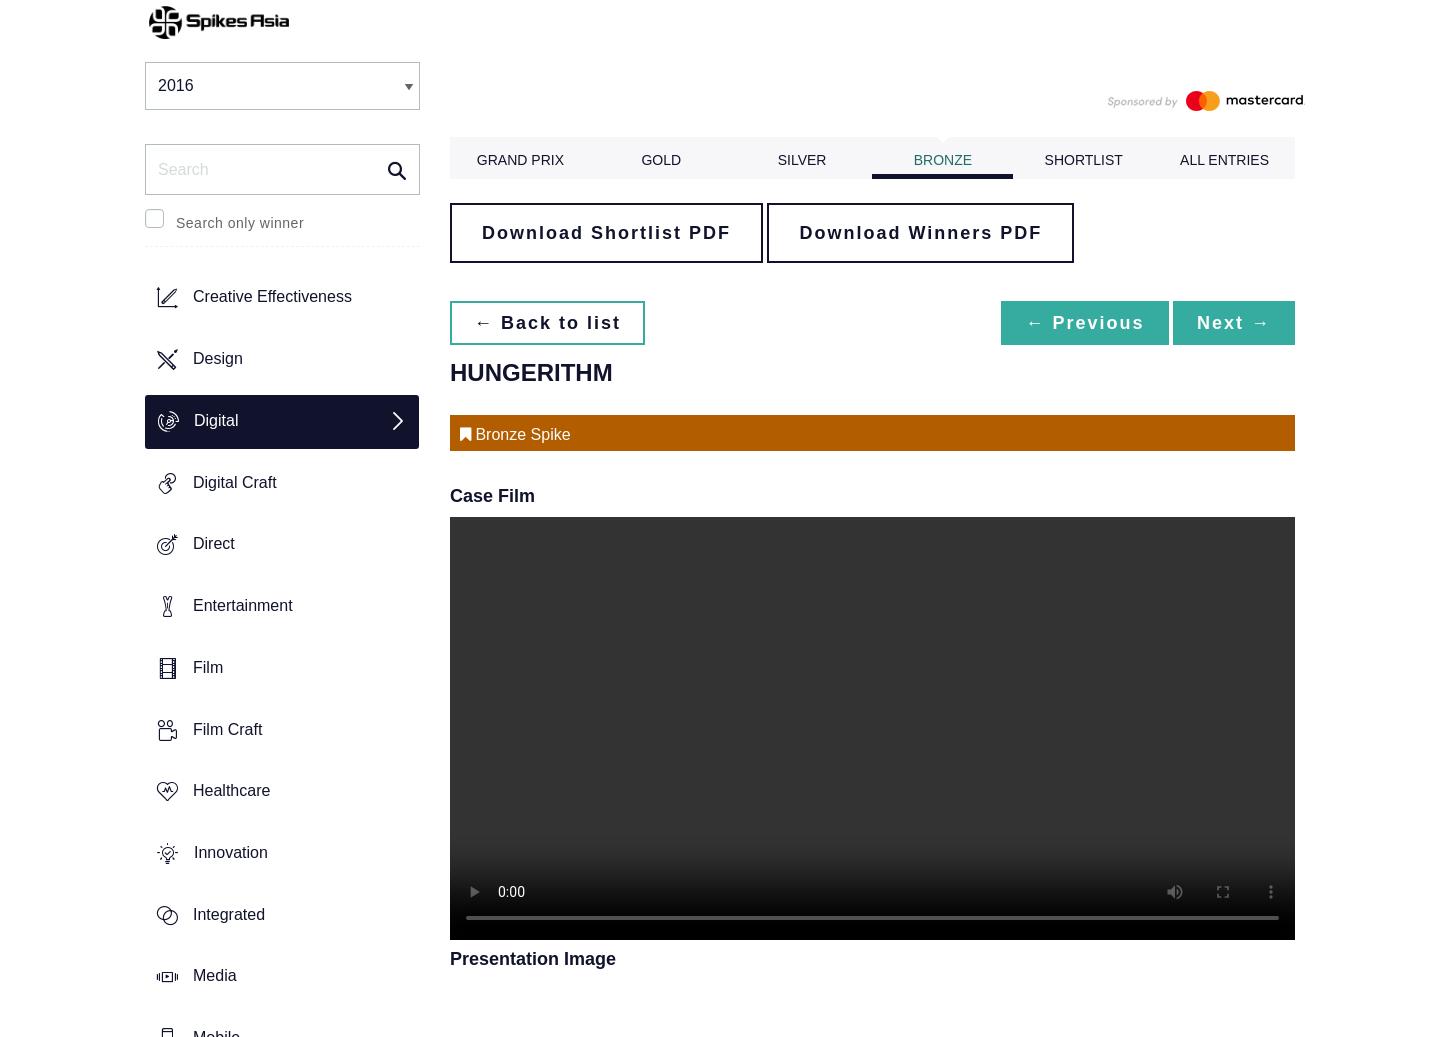 The width and height of the screenshot is (1450, 1037). Describe the element at coordinates (191, 667) in the screenshot. I see `'Film'` at that location.